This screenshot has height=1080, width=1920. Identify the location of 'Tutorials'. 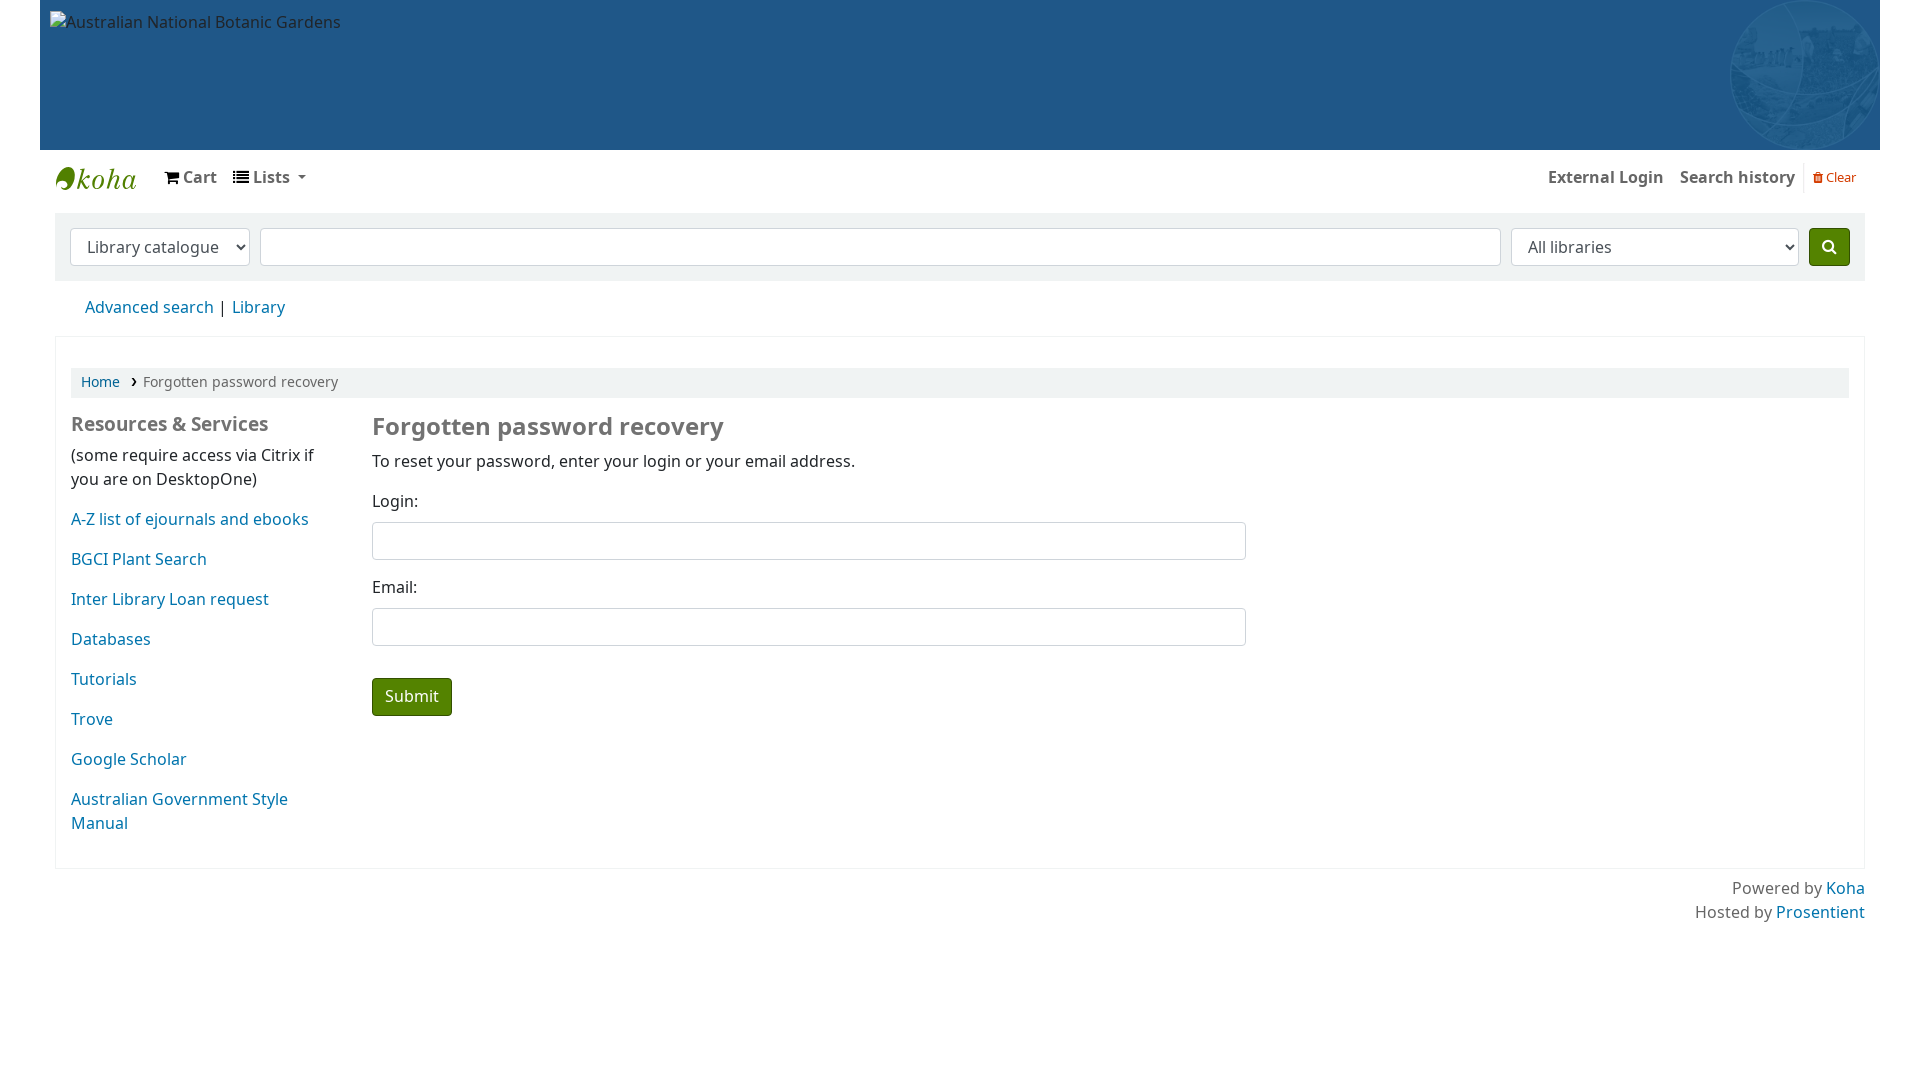
(71, 678).